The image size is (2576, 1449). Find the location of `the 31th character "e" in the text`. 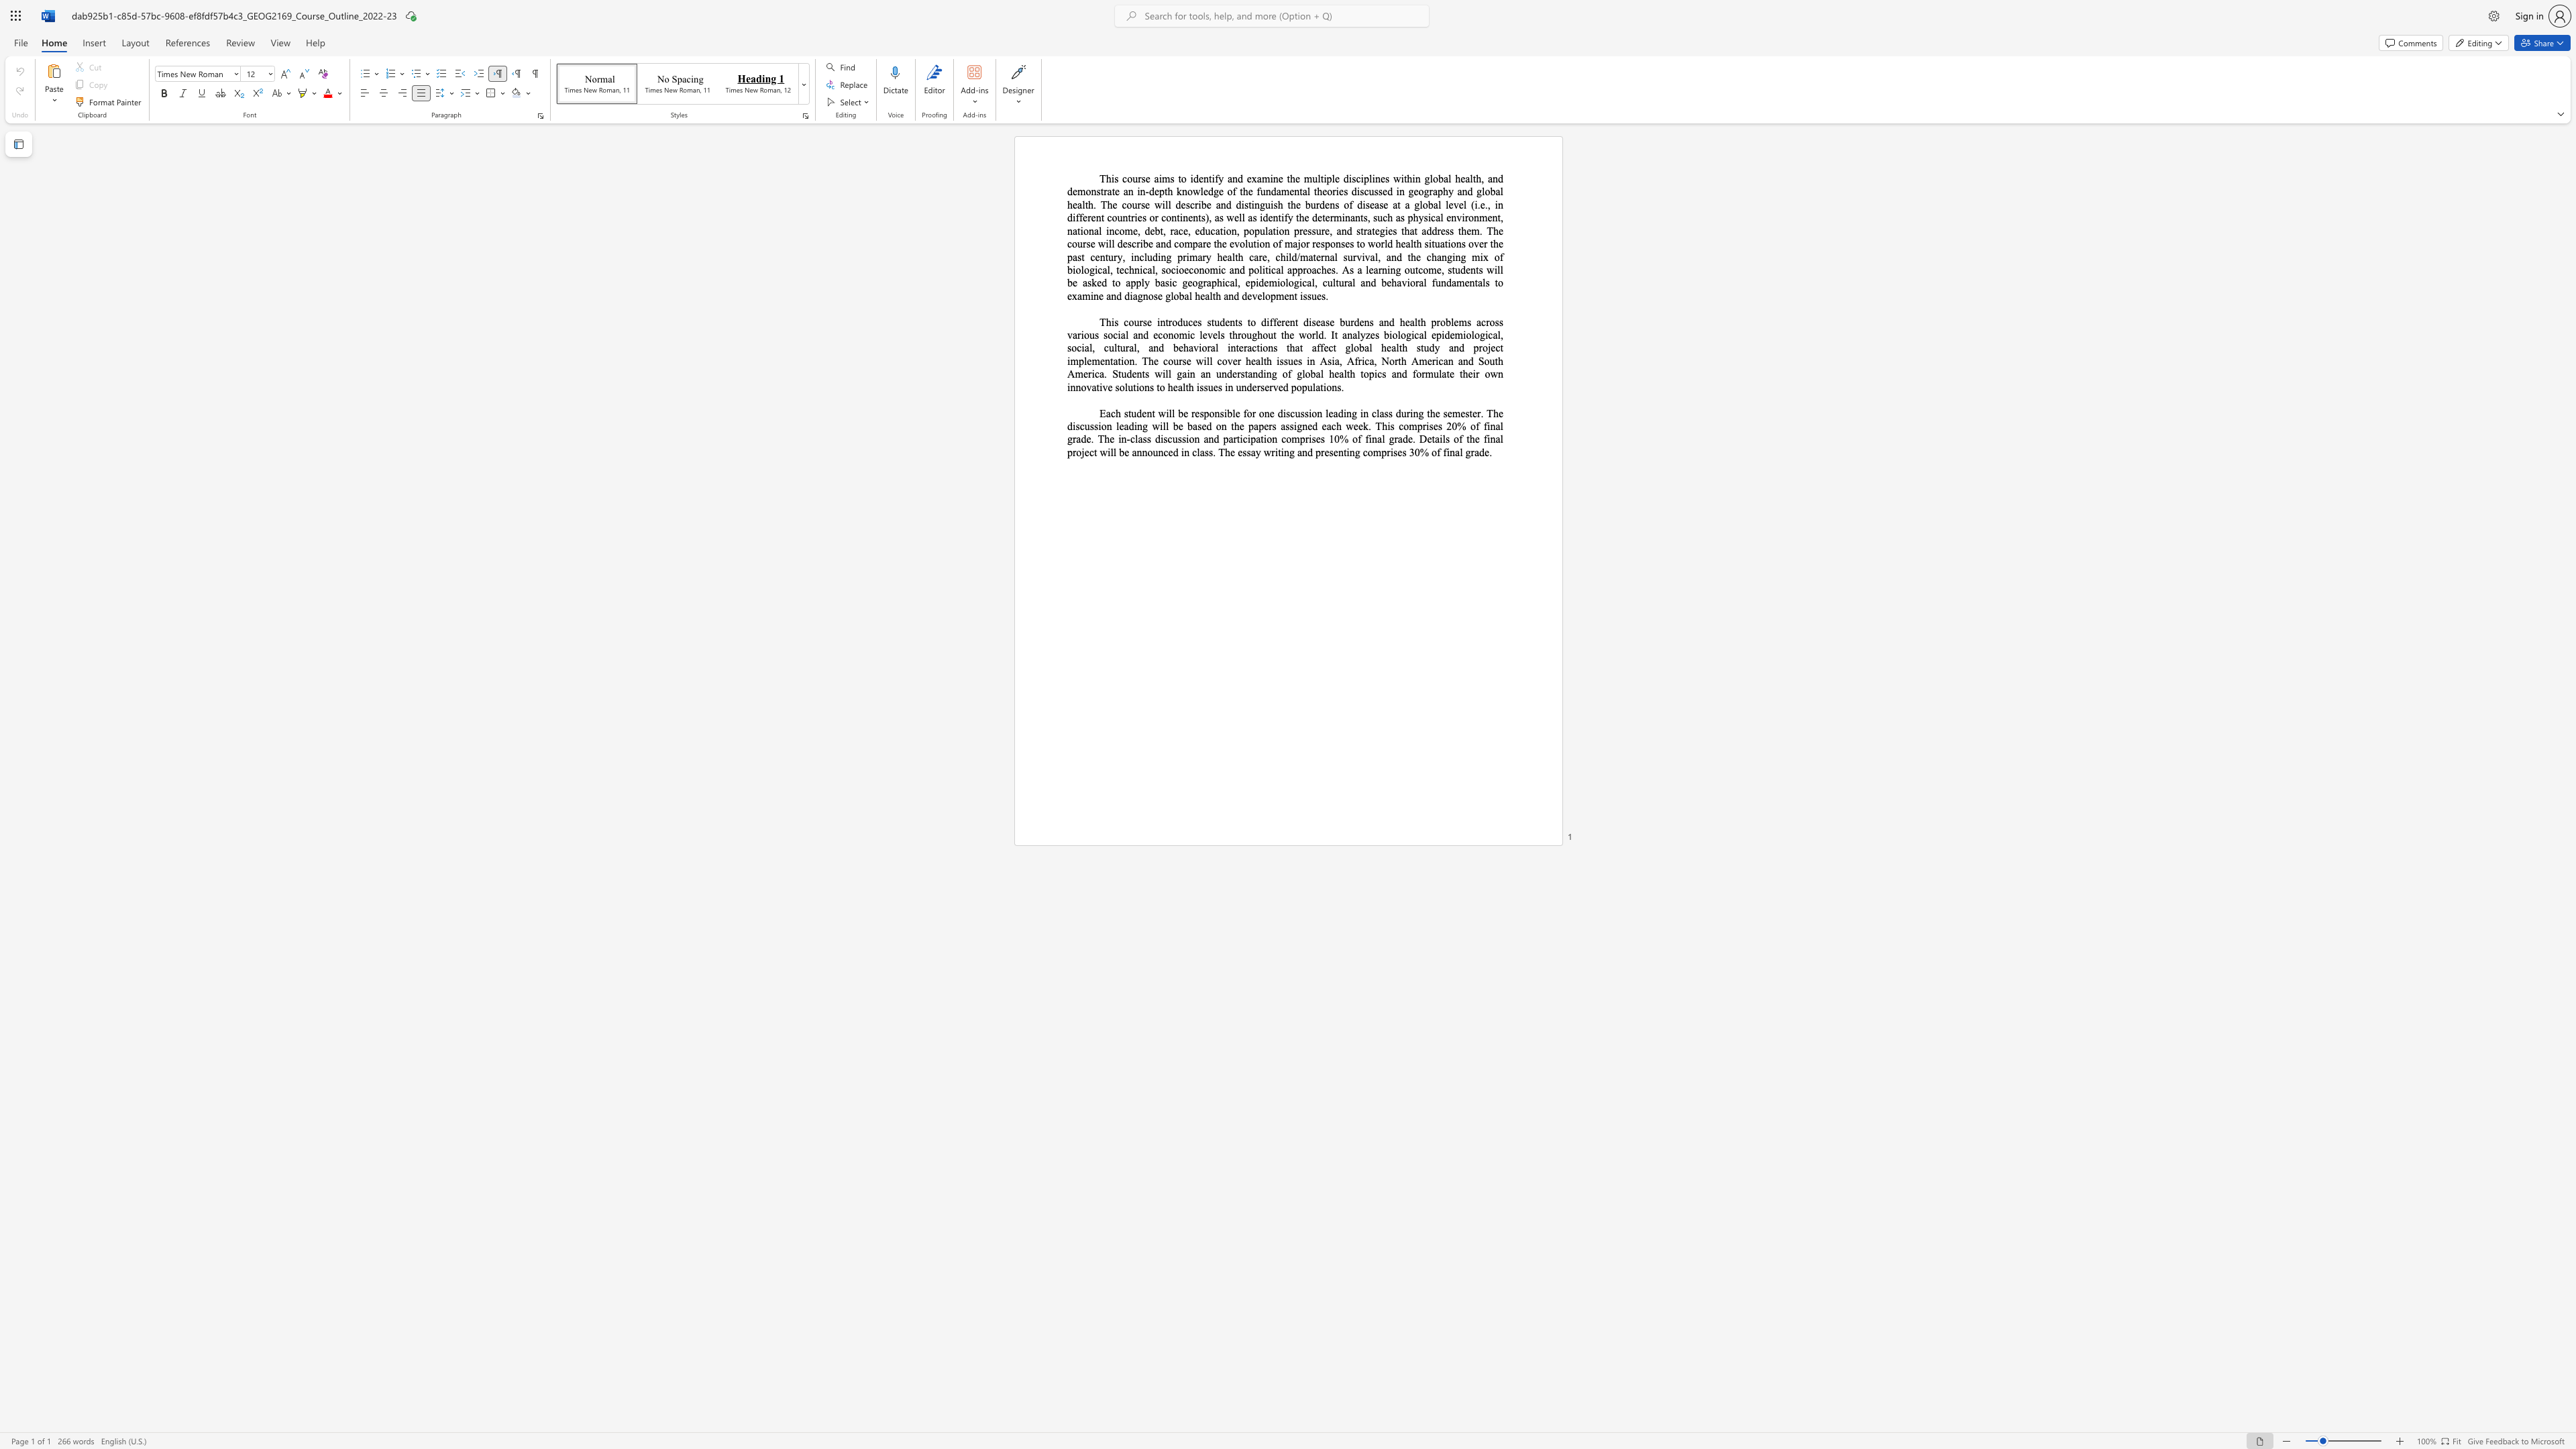

the 31th character "e" in the text is located at coordinates (1224, 256).